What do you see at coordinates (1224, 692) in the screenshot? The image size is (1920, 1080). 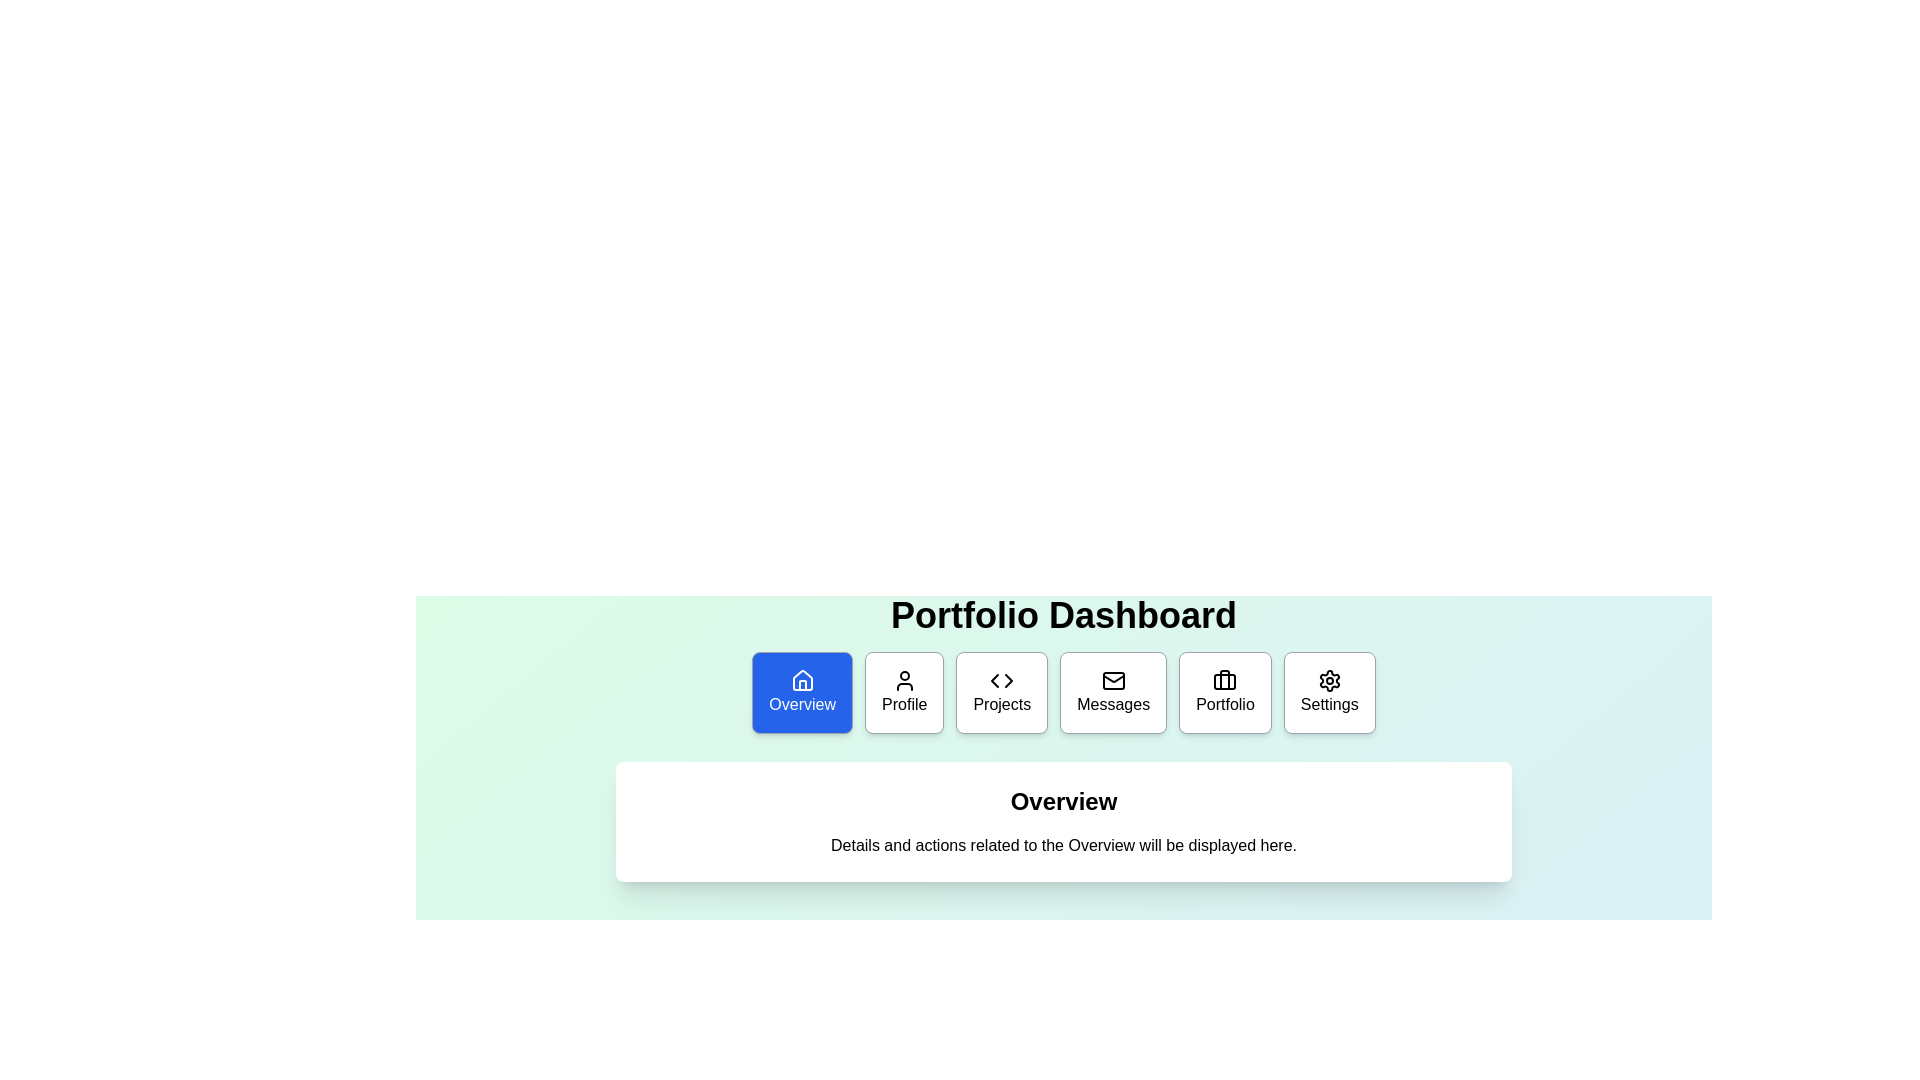 I see `the 'Portfolio' button, the fifth button in a horizontal row, to observe visual feedback` at bounding box center [1224, 692].